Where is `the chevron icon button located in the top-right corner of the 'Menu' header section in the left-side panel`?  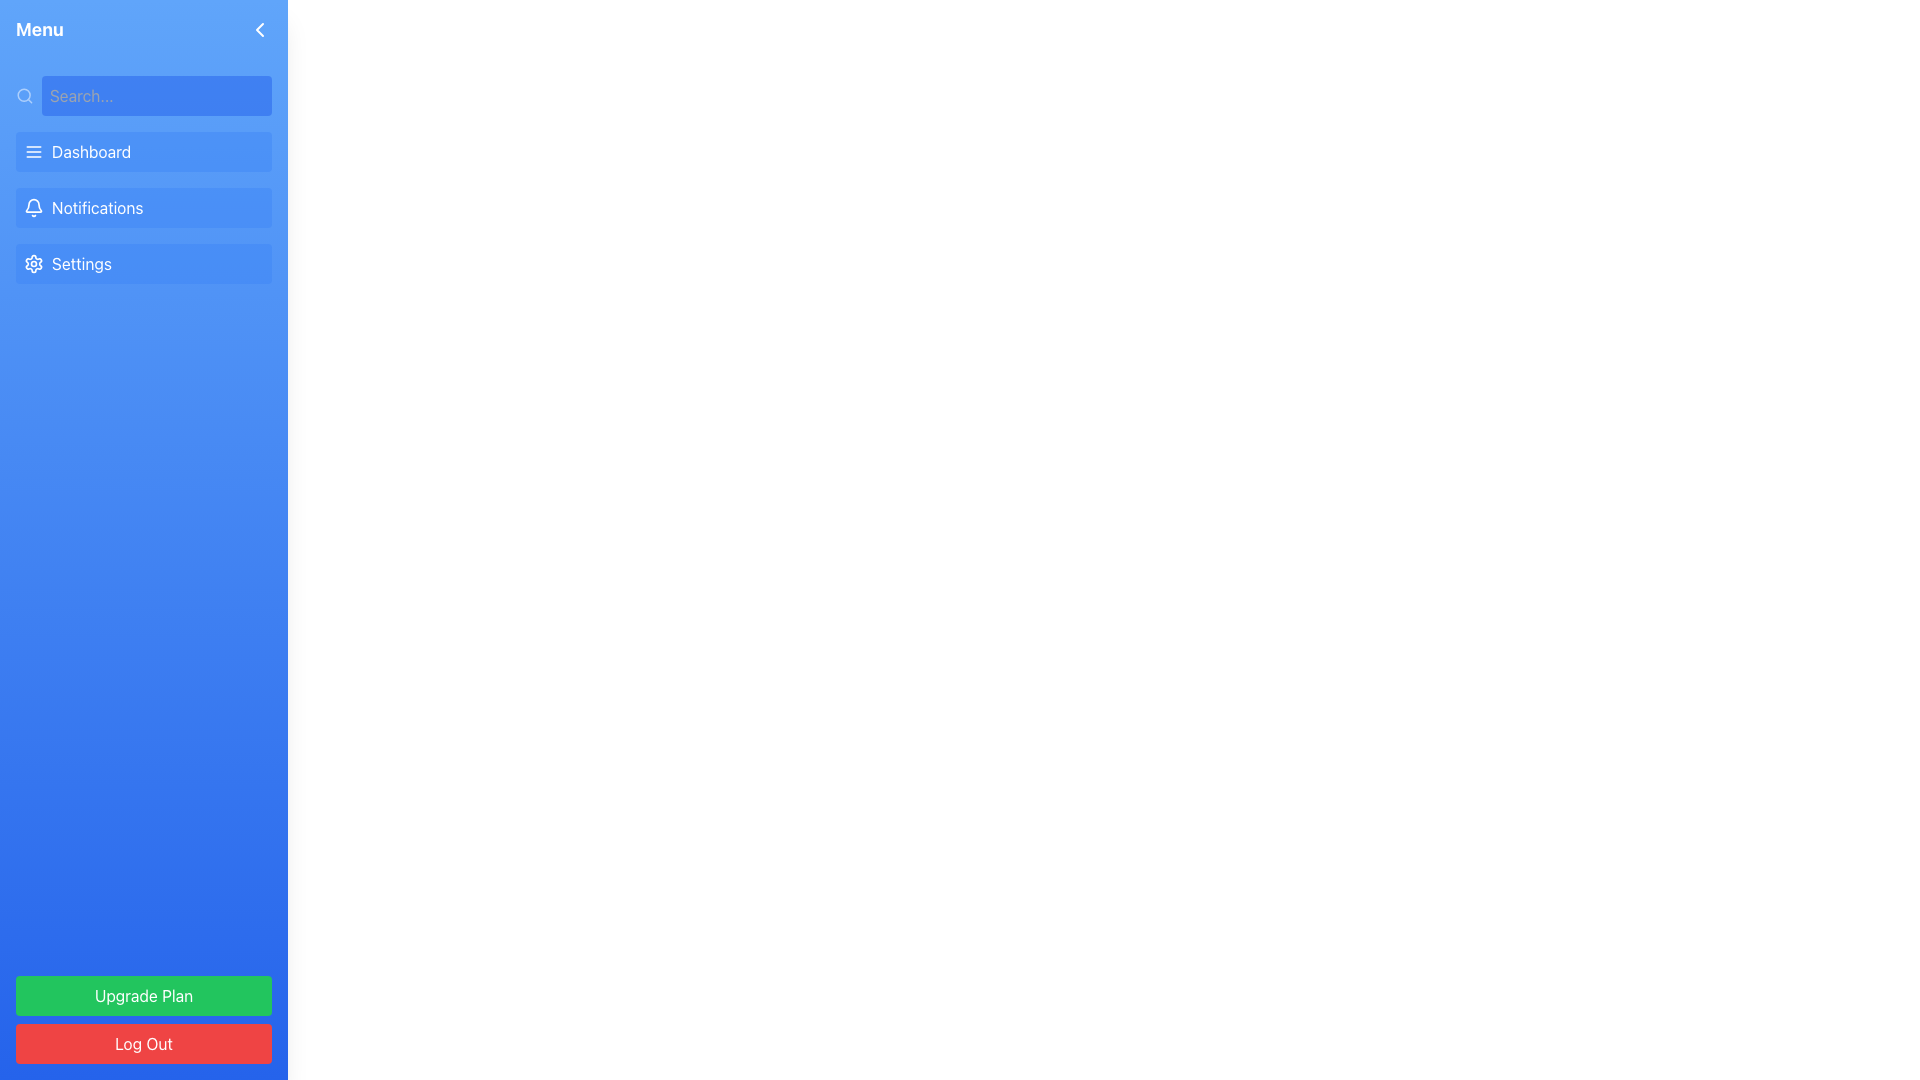 the chevron icon button located in the top-right corner of the 'Menu' header section in the left-side panel is located at coordinates (258, 30).